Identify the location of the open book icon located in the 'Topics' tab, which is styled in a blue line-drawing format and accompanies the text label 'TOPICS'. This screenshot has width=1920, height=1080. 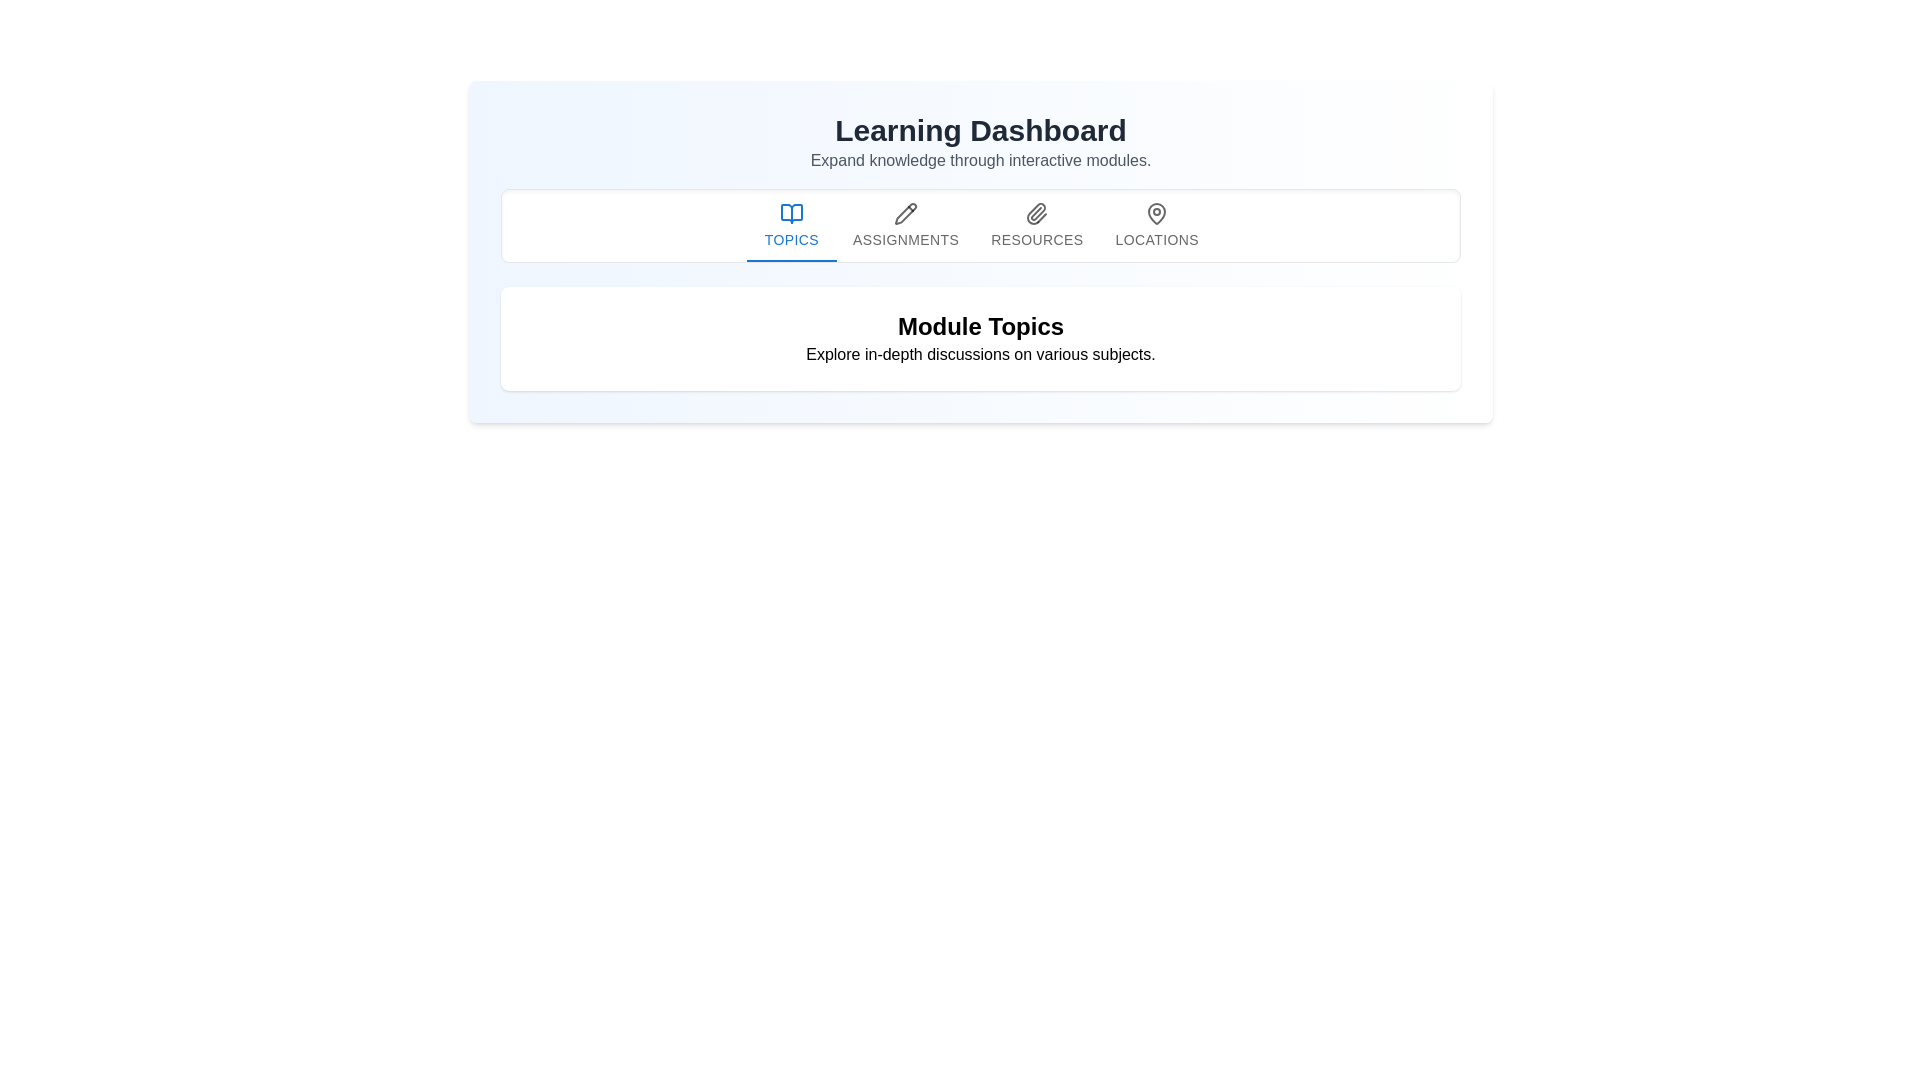
(791, 214).